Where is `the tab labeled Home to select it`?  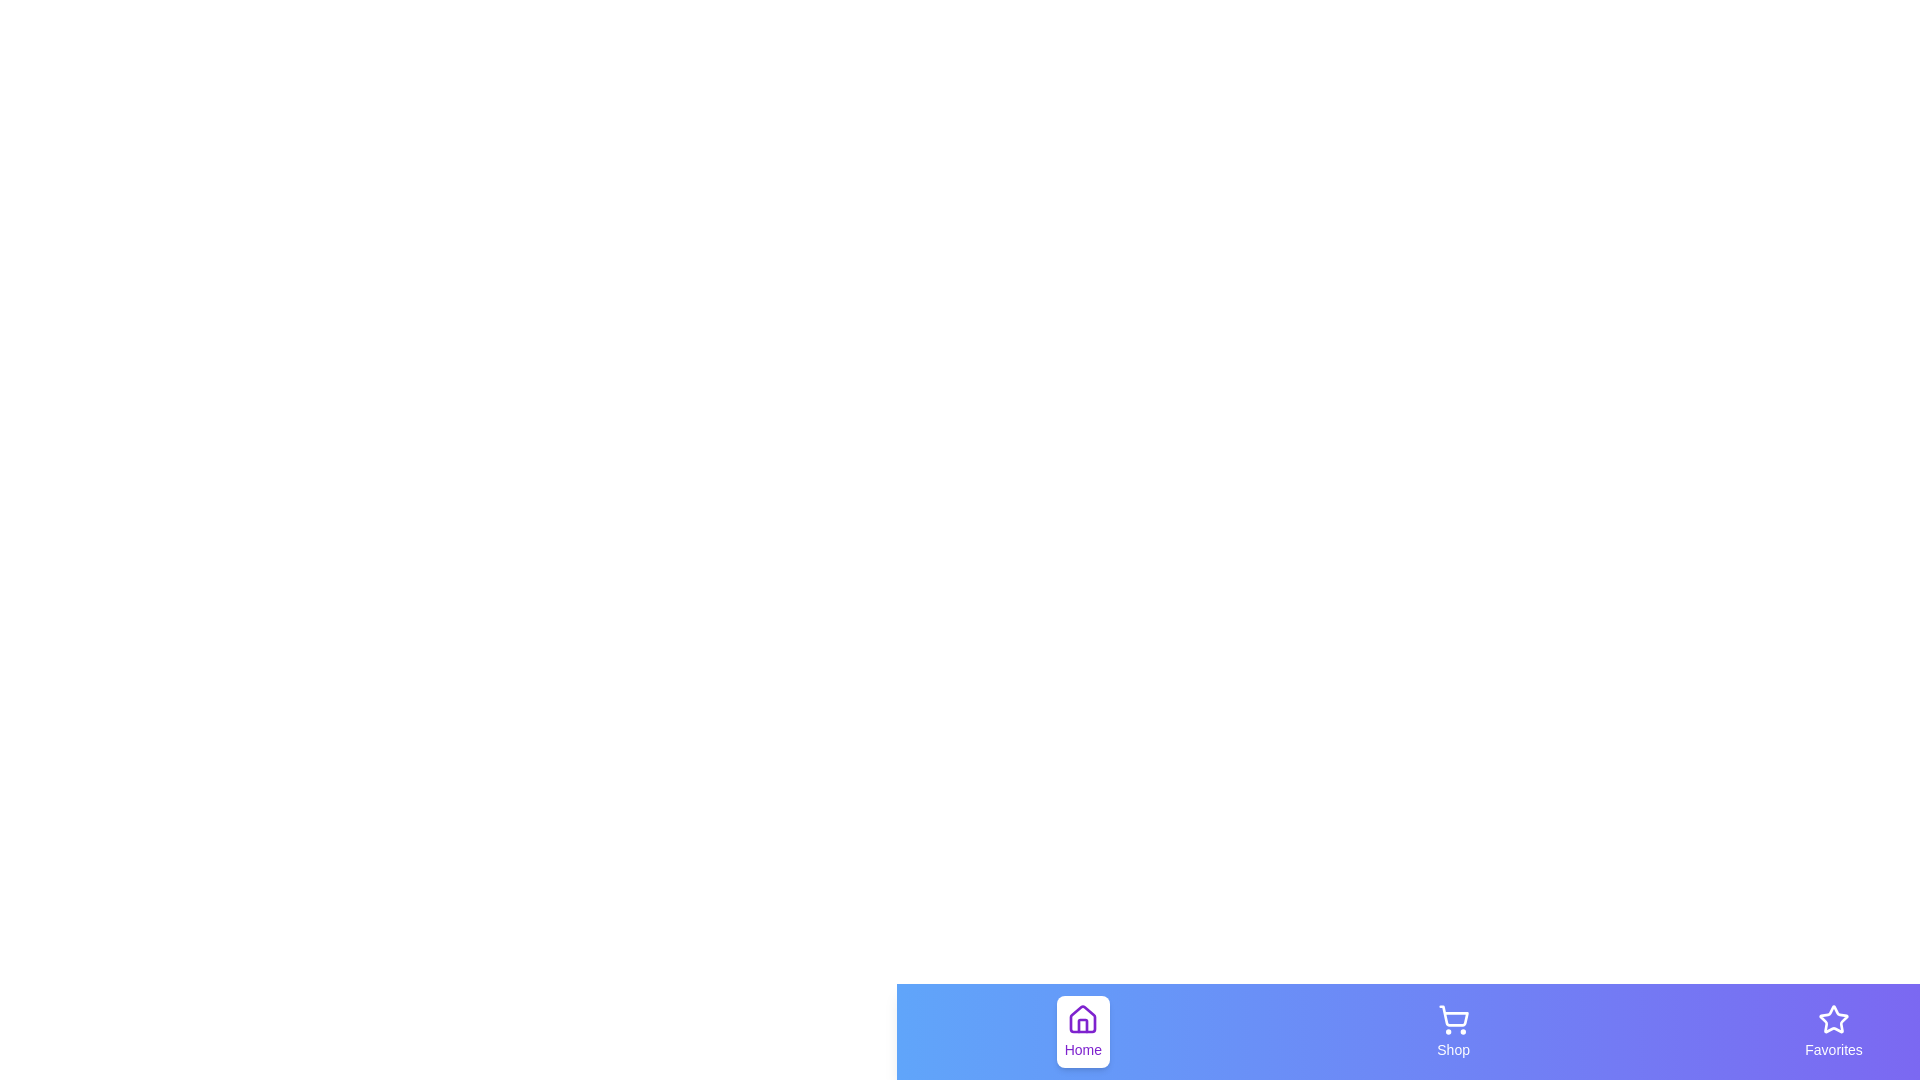 the tab labeled Home to select it is located at coordinates (1082, 1032).